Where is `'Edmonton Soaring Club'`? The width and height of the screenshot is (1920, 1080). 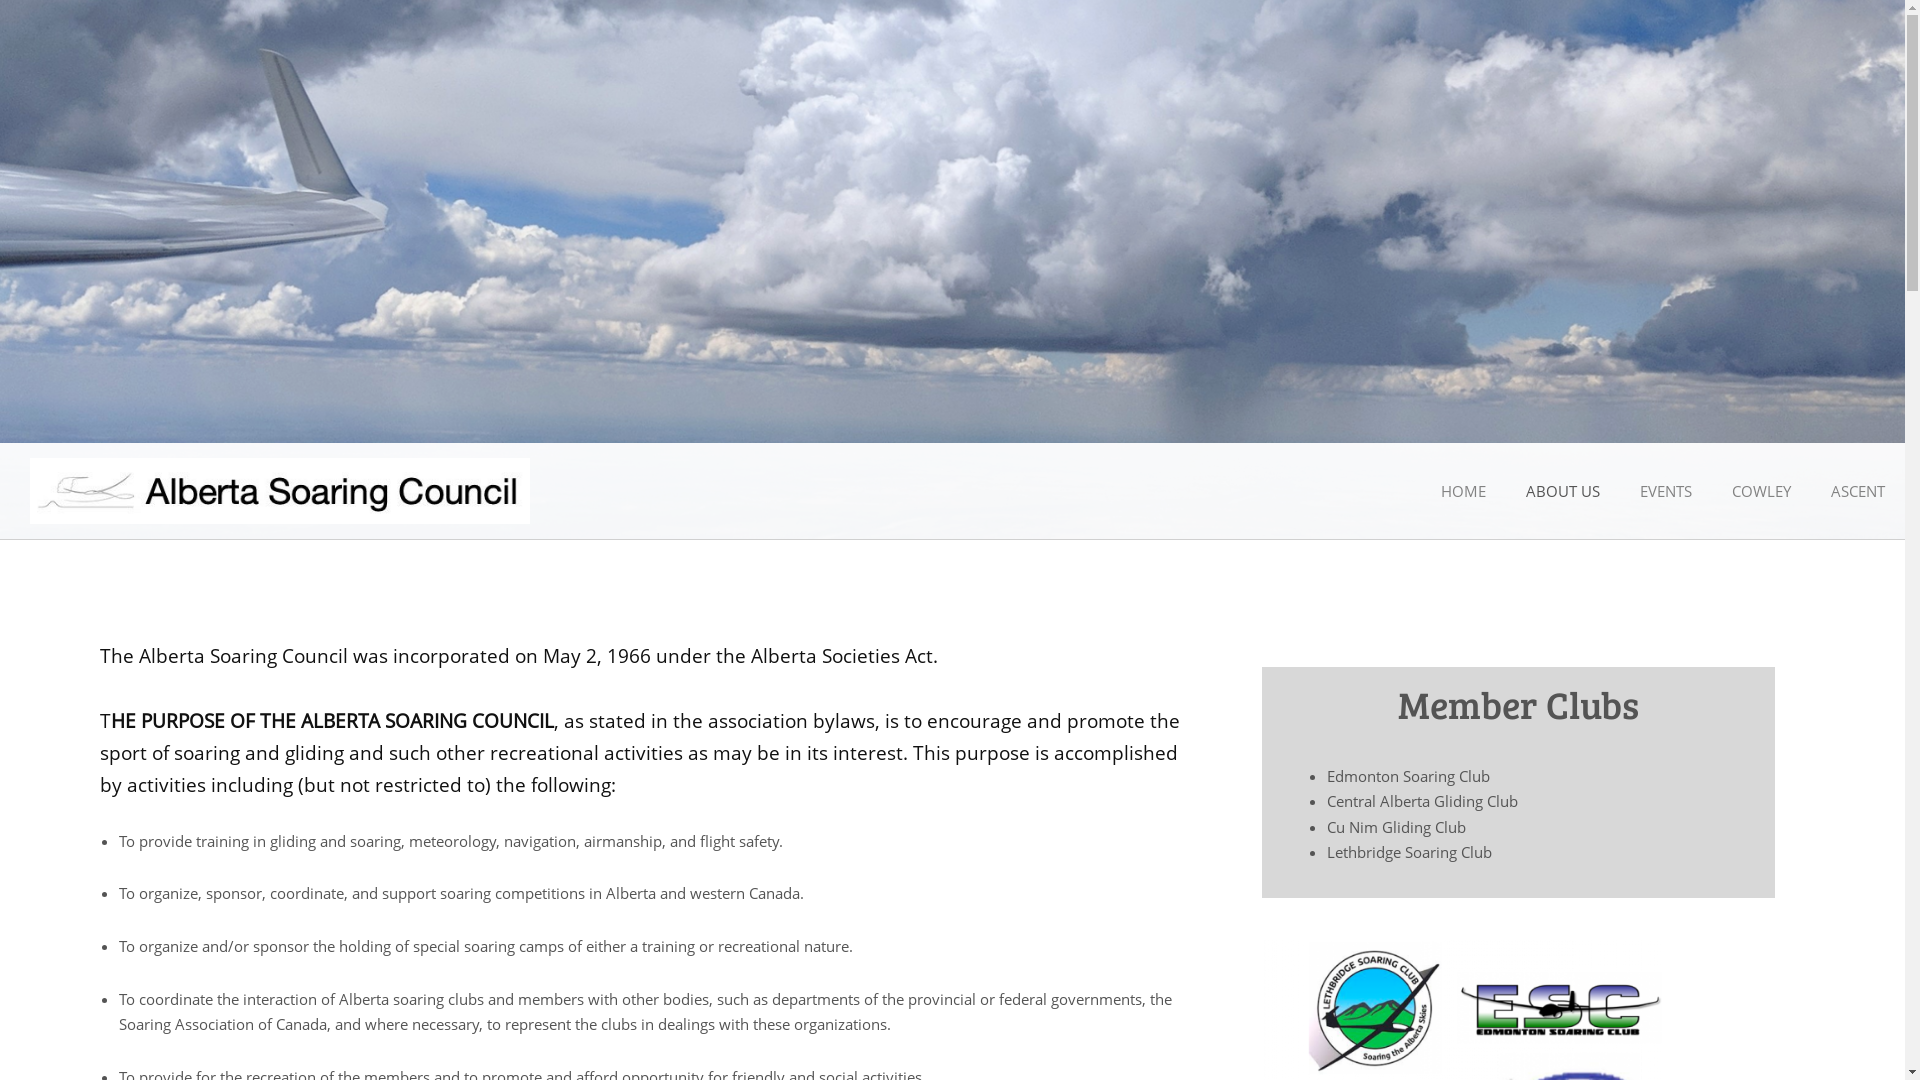
'Edmonton Soaring Club' is located at coordinates (1407, 774).